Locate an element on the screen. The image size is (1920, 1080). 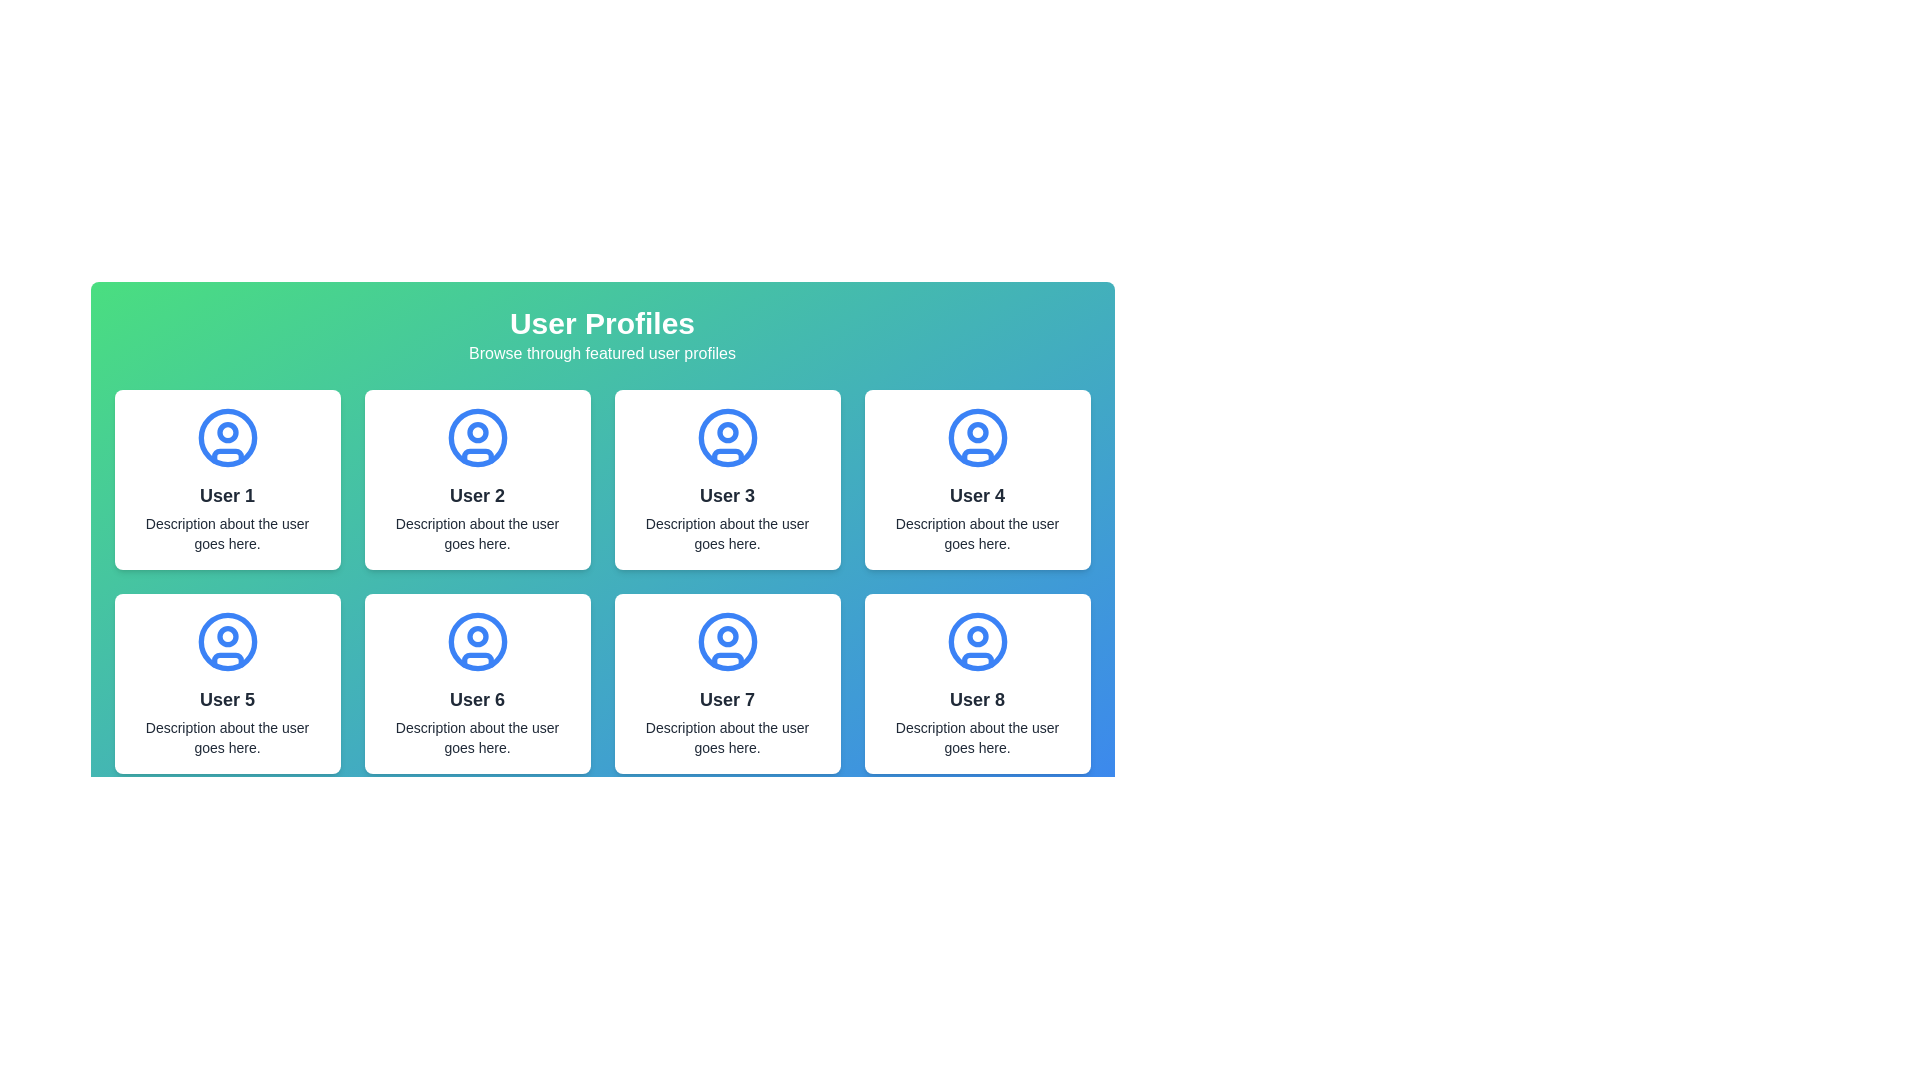
text content of the description paragraph styled in sans-serif font that says 'Description about the user goes here.' located below the title 'User 1' in the top-left card layout is located at coordinates (227, 532).